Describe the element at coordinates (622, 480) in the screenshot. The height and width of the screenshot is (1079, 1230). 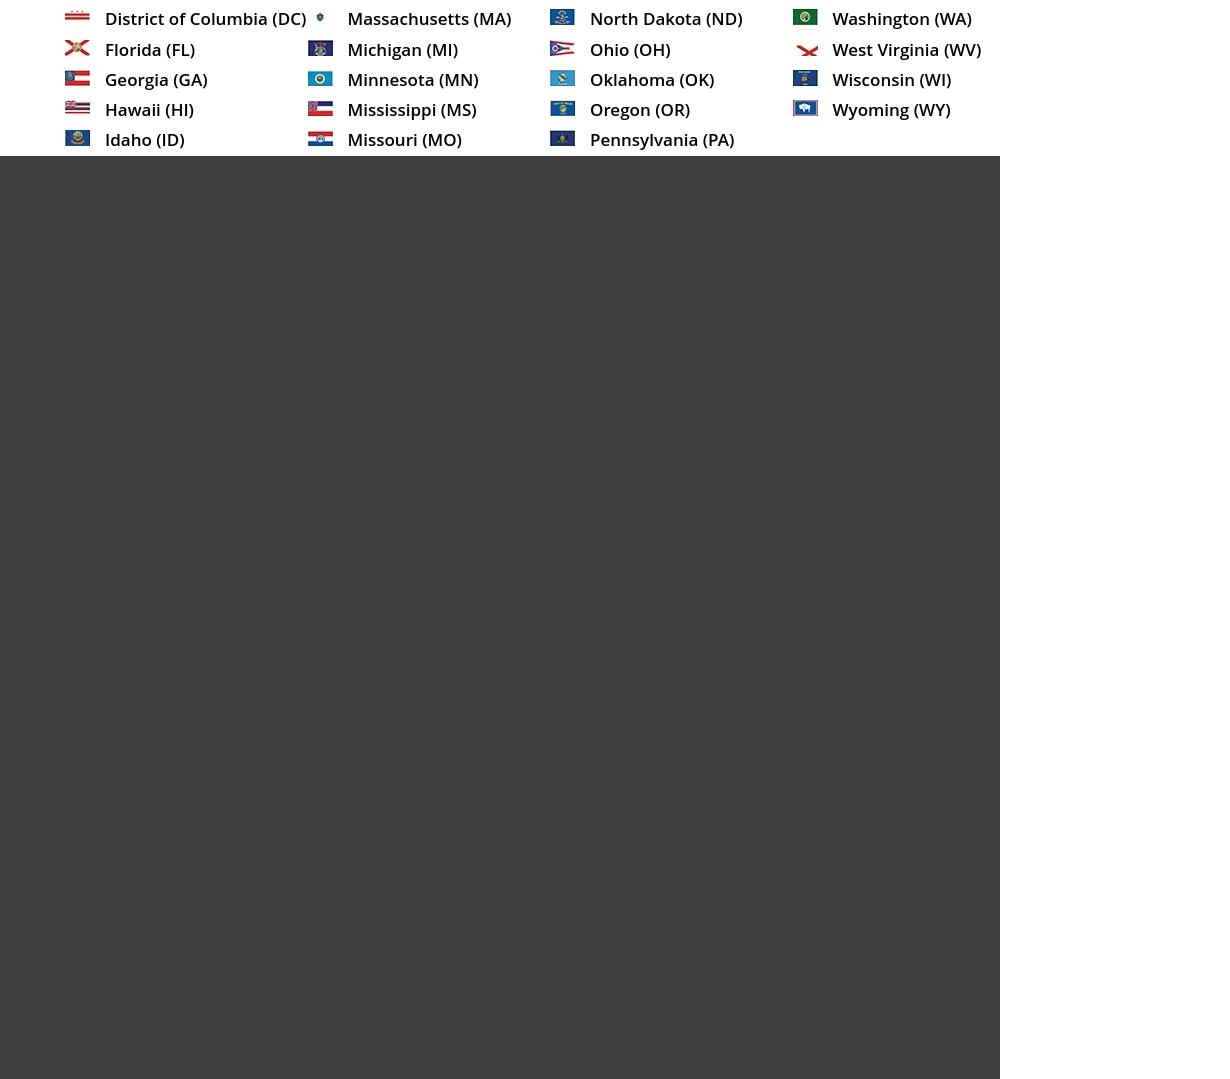
I see `'Loans By State'` at that location.